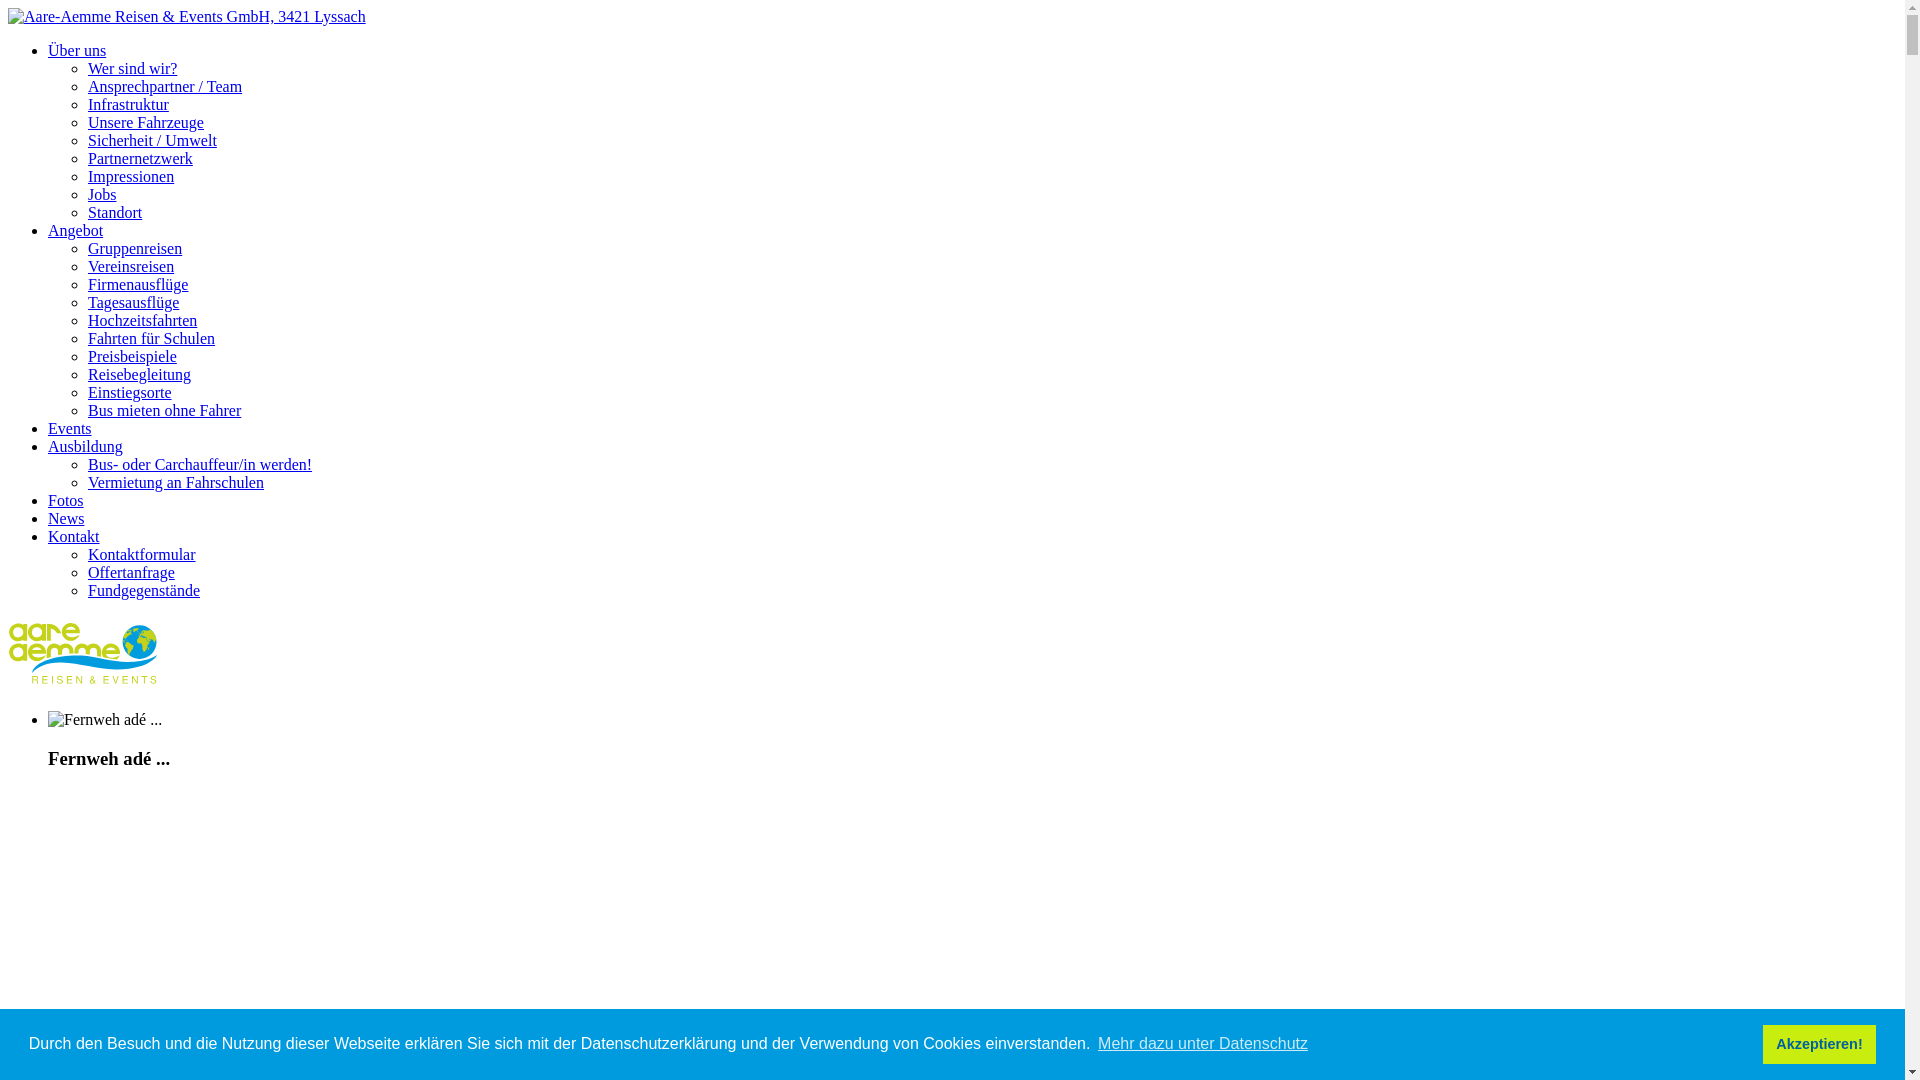 This screenshot has width=1920, height=1080. Describe the element at coordinates (86, 247) in the screenshot. I see `'Gruppenreisen'` at that location.